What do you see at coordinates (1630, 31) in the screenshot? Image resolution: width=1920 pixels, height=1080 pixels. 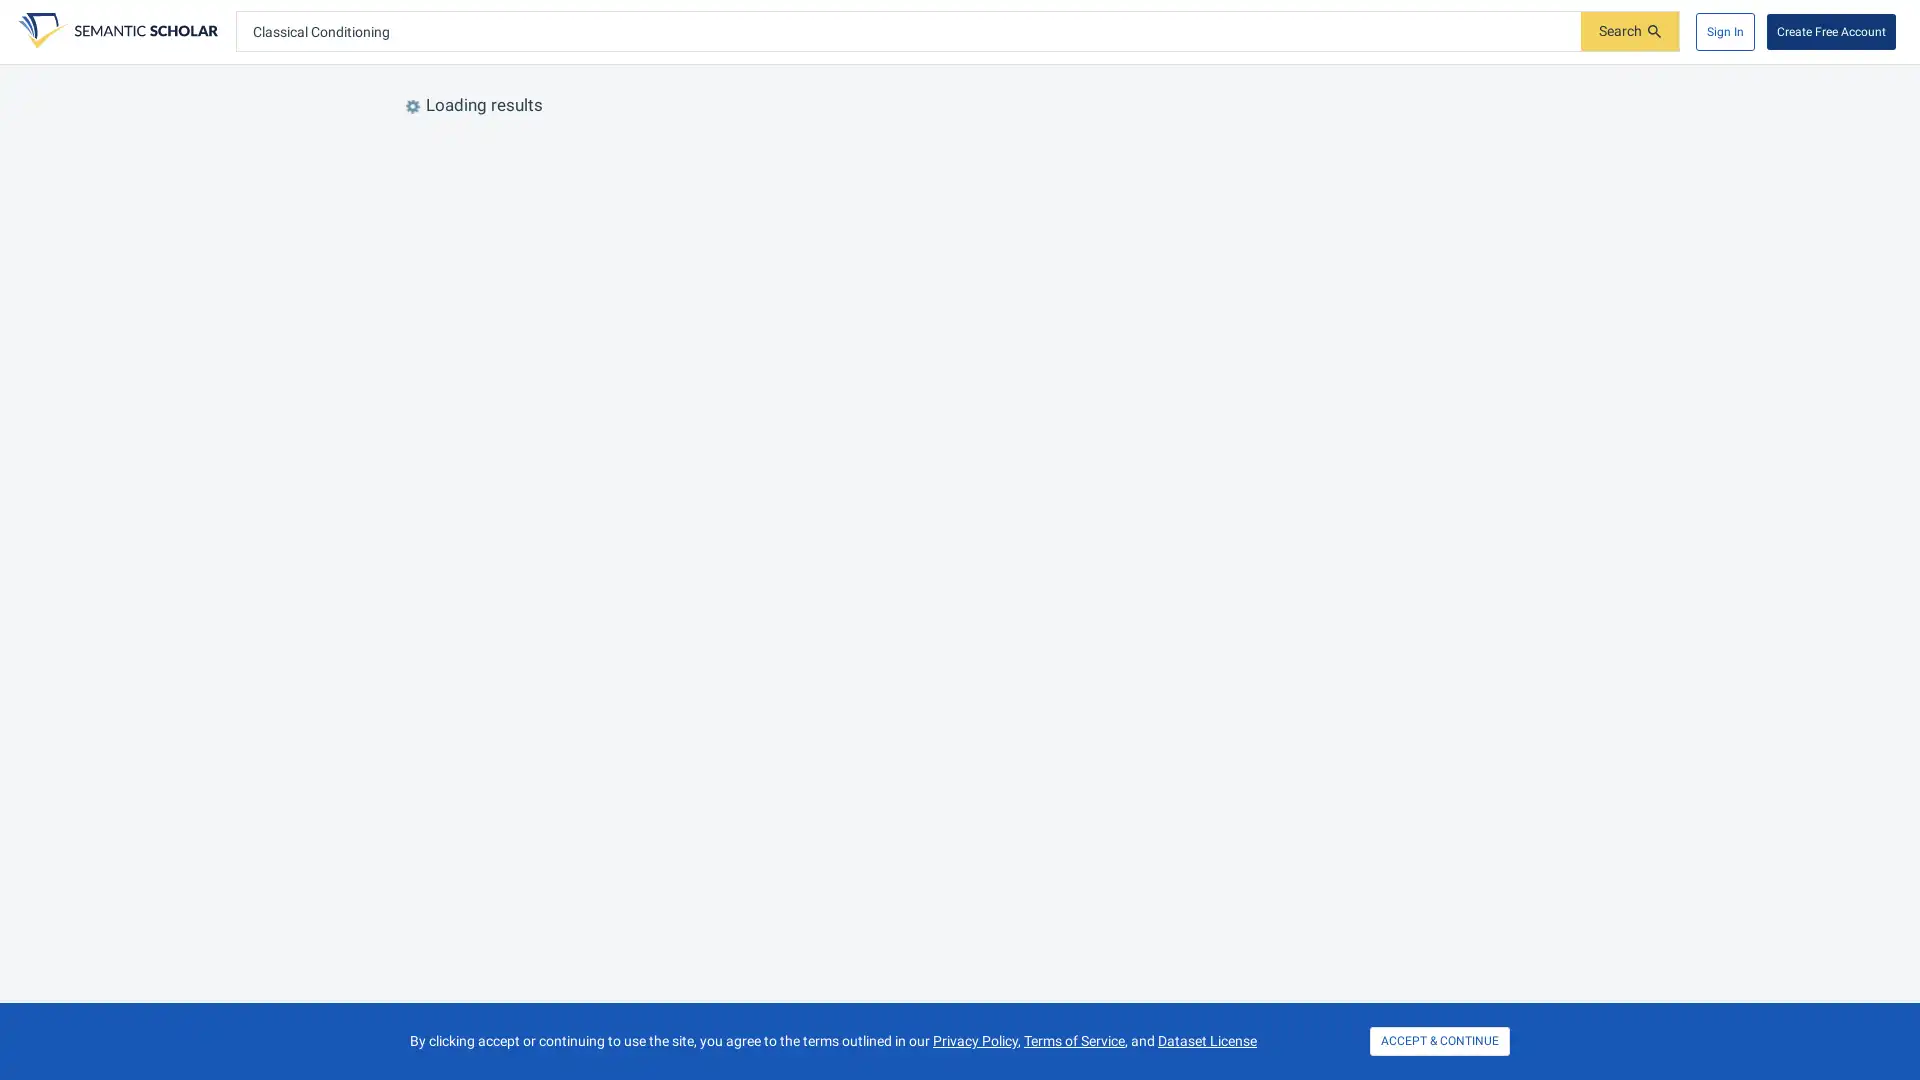 I see `Submit` at bounding box center [1630, 31].